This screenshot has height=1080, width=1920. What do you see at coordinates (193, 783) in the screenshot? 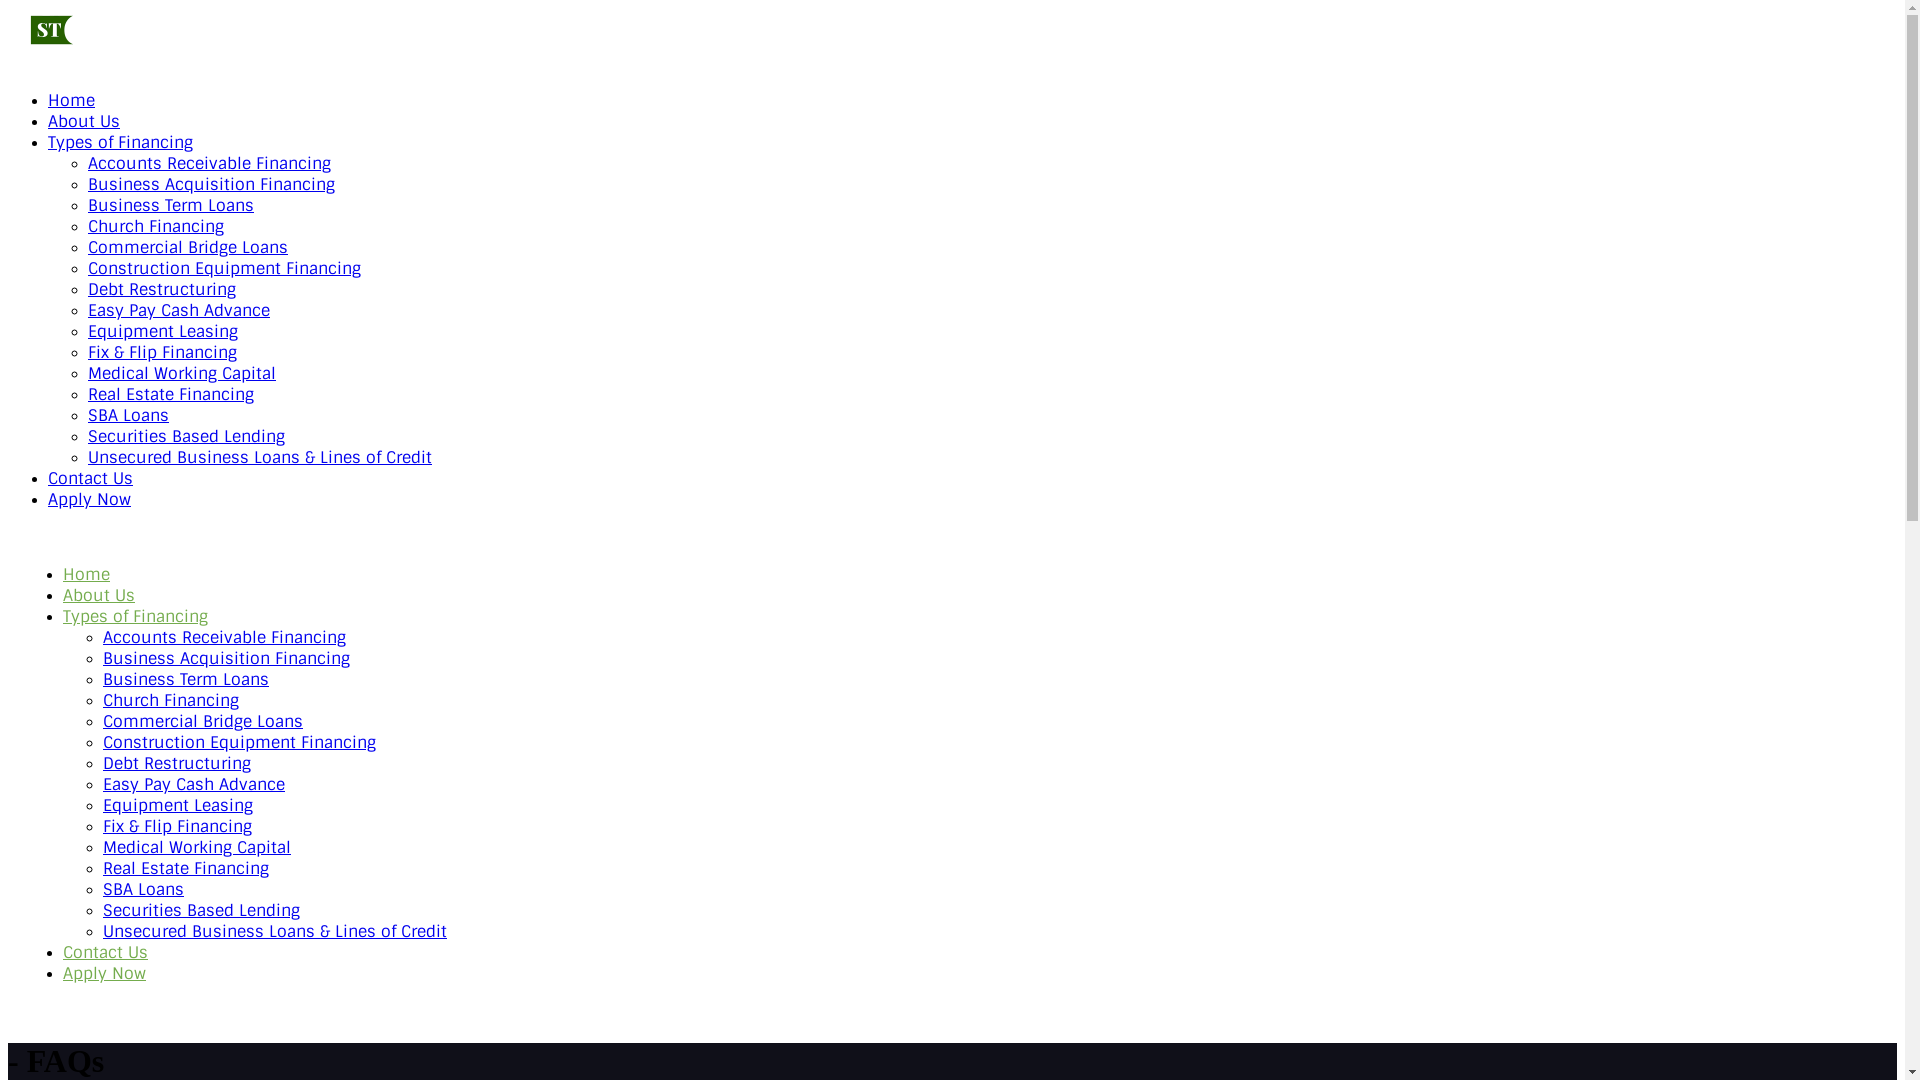
I see `'Easy Pay Cash Advance'` at bounding box center [193, 783].